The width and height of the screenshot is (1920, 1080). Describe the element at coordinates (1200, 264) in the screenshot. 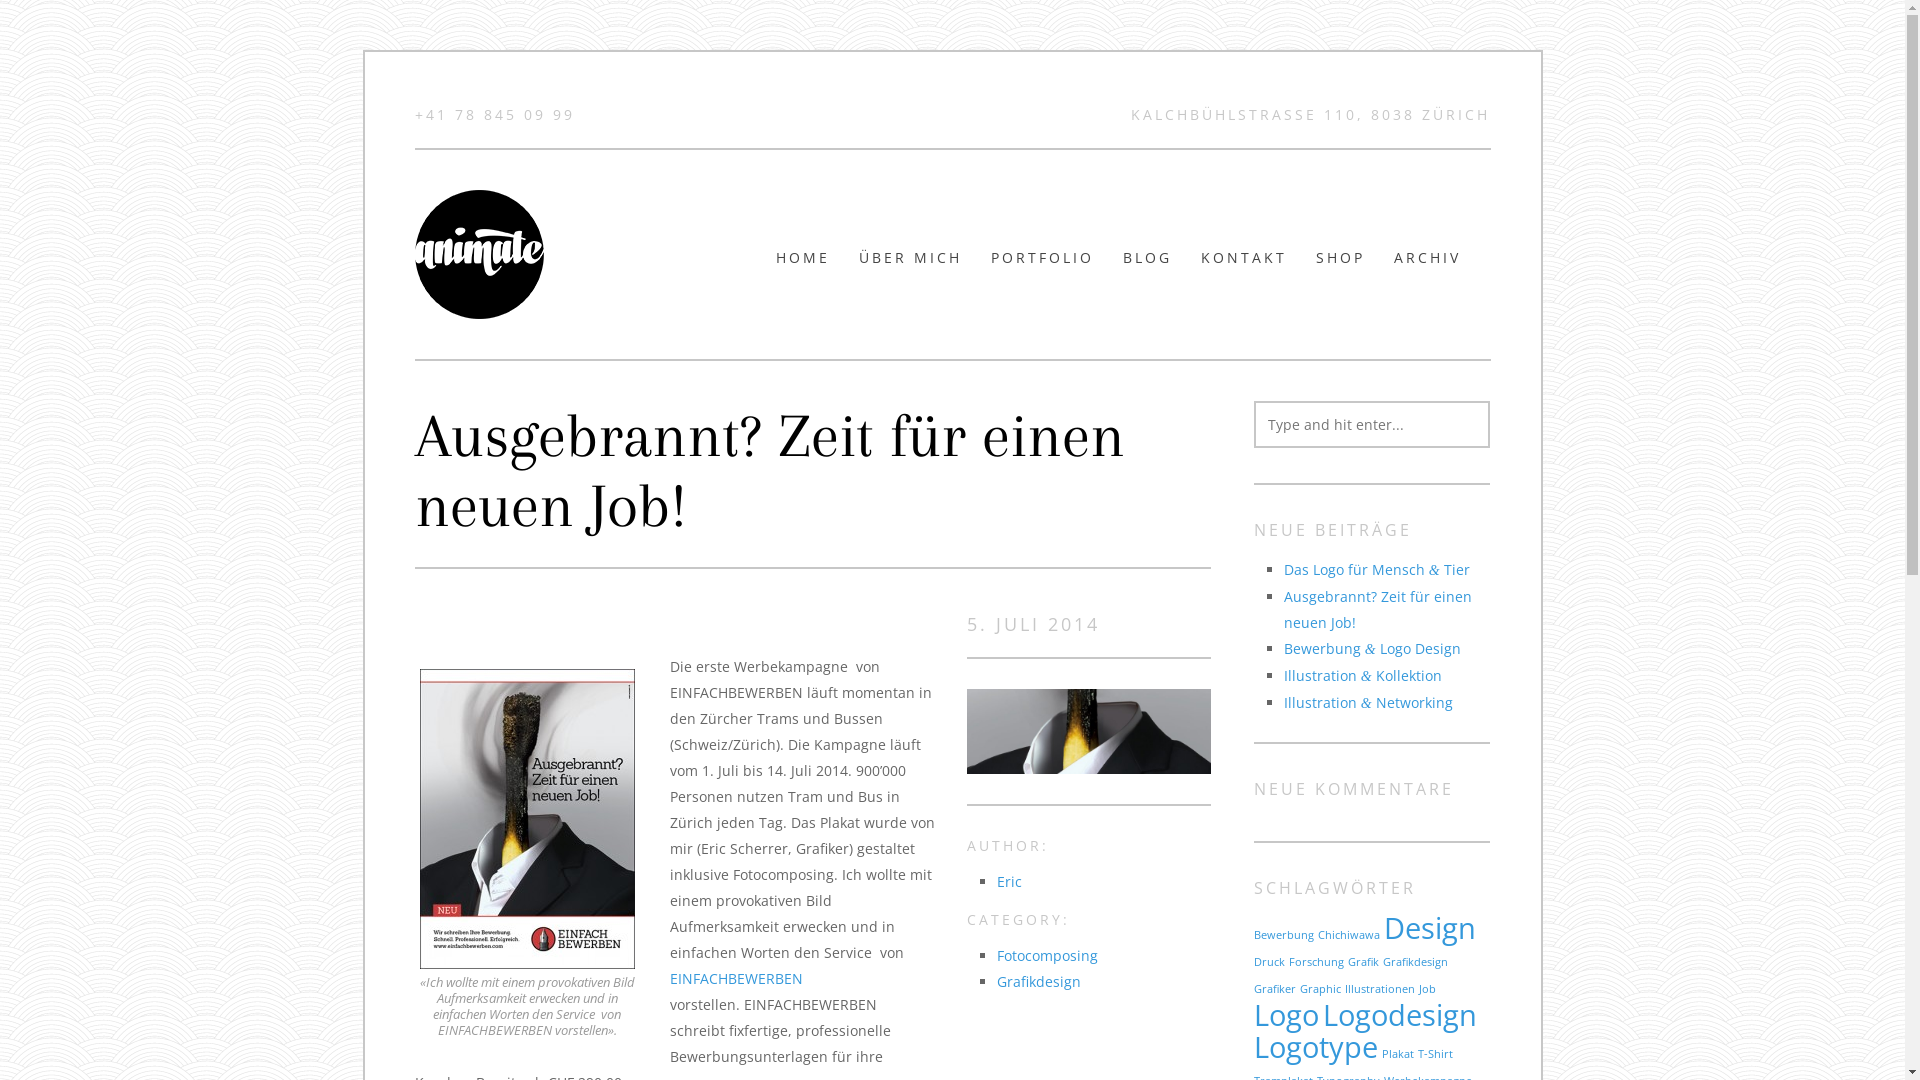

I see `'KONTAKT'` at that location.